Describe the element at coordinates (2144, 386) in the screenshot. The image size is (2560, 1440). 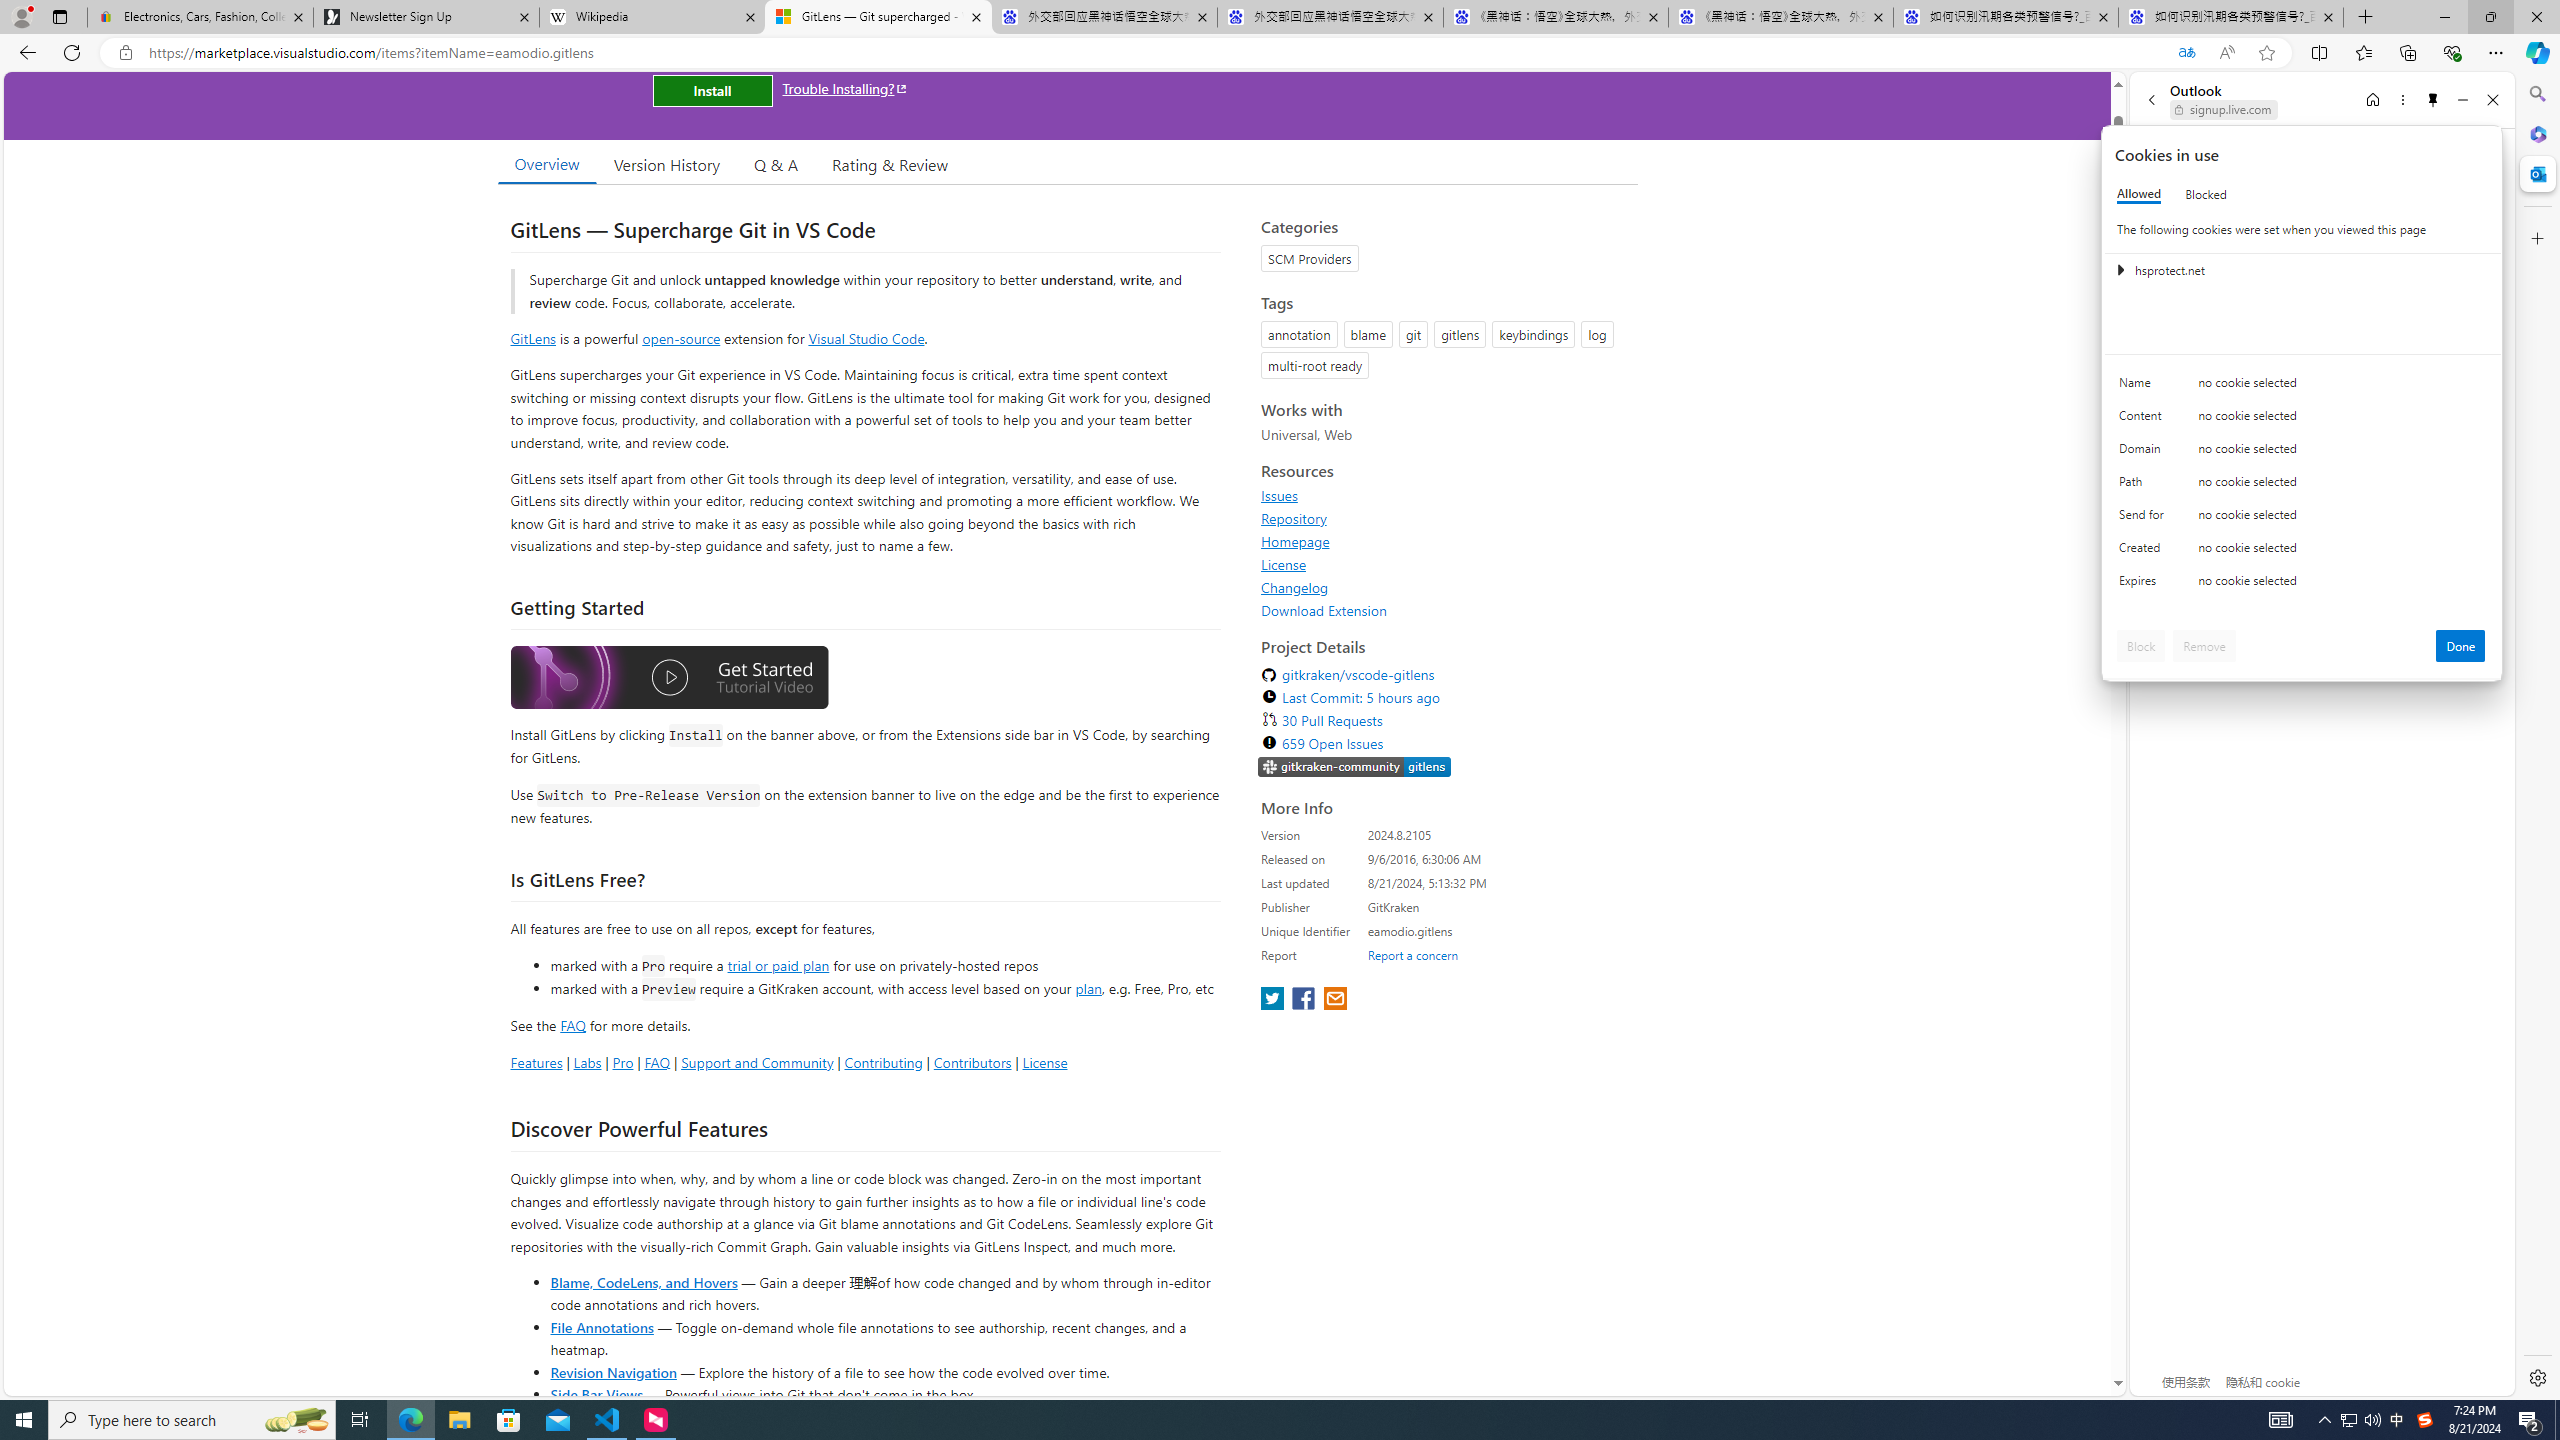
I see `'Name'` at that location.